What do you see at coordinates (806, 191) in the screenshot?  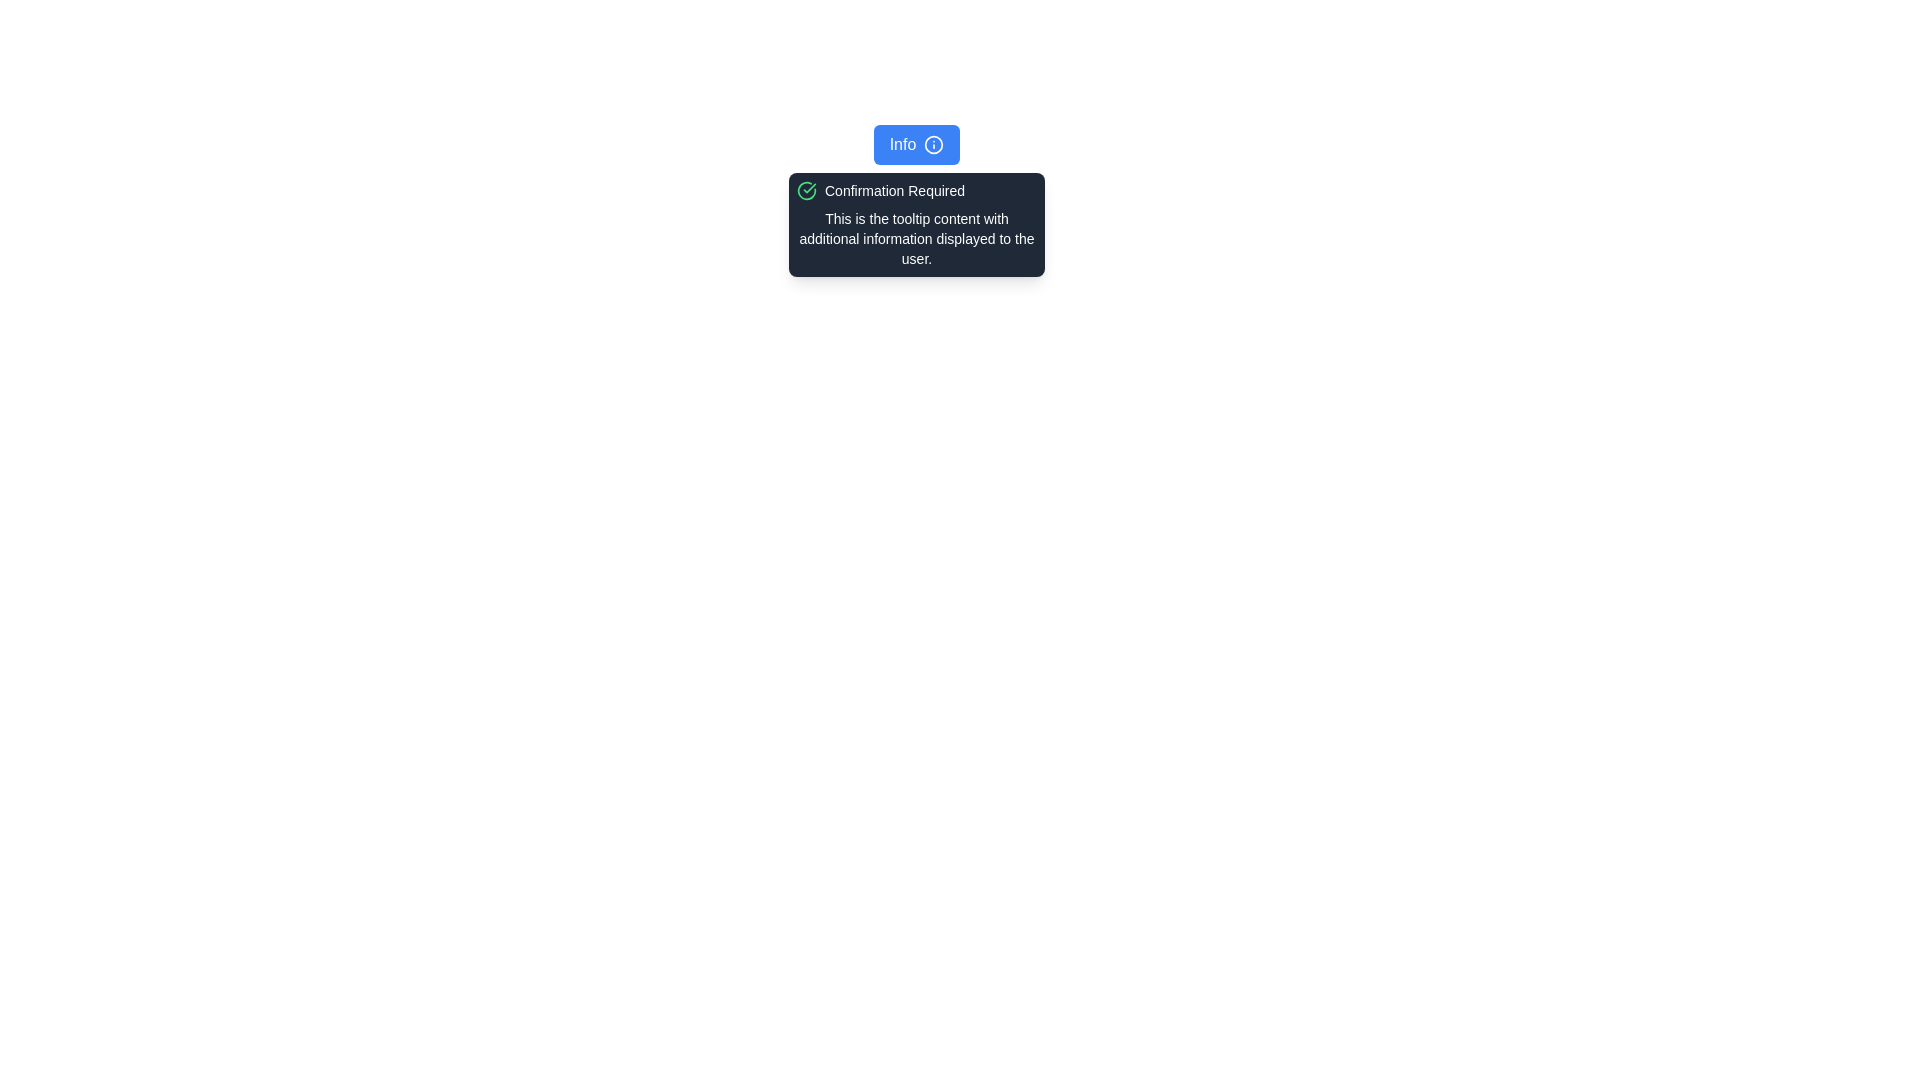 I see `visual confirmation icon located to the left of the text 'Confirmation Required'` at bounding box center [806, 191].